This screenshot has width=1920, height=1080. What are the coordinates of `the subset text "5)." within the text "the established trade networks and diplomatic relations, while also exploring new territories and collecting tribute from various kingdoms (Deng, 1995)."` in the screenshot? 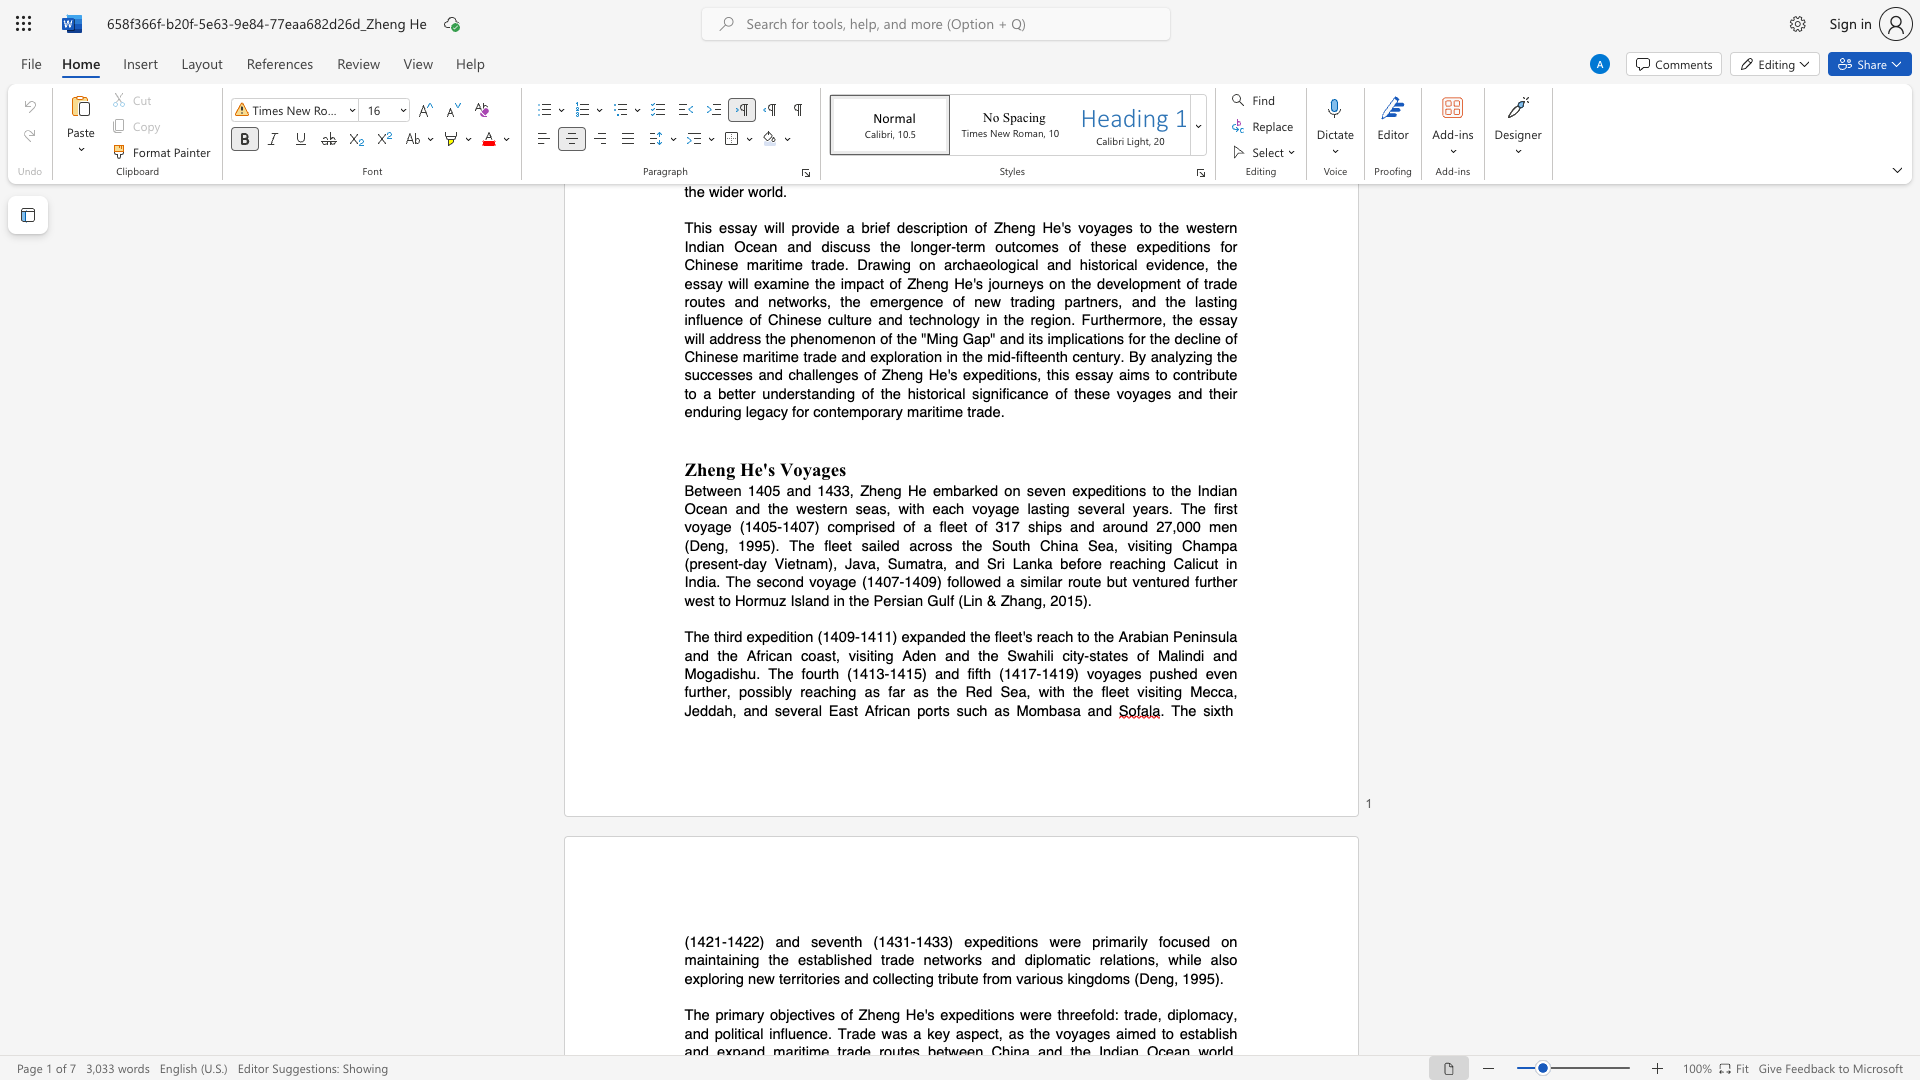 It's located at (1205, 977).